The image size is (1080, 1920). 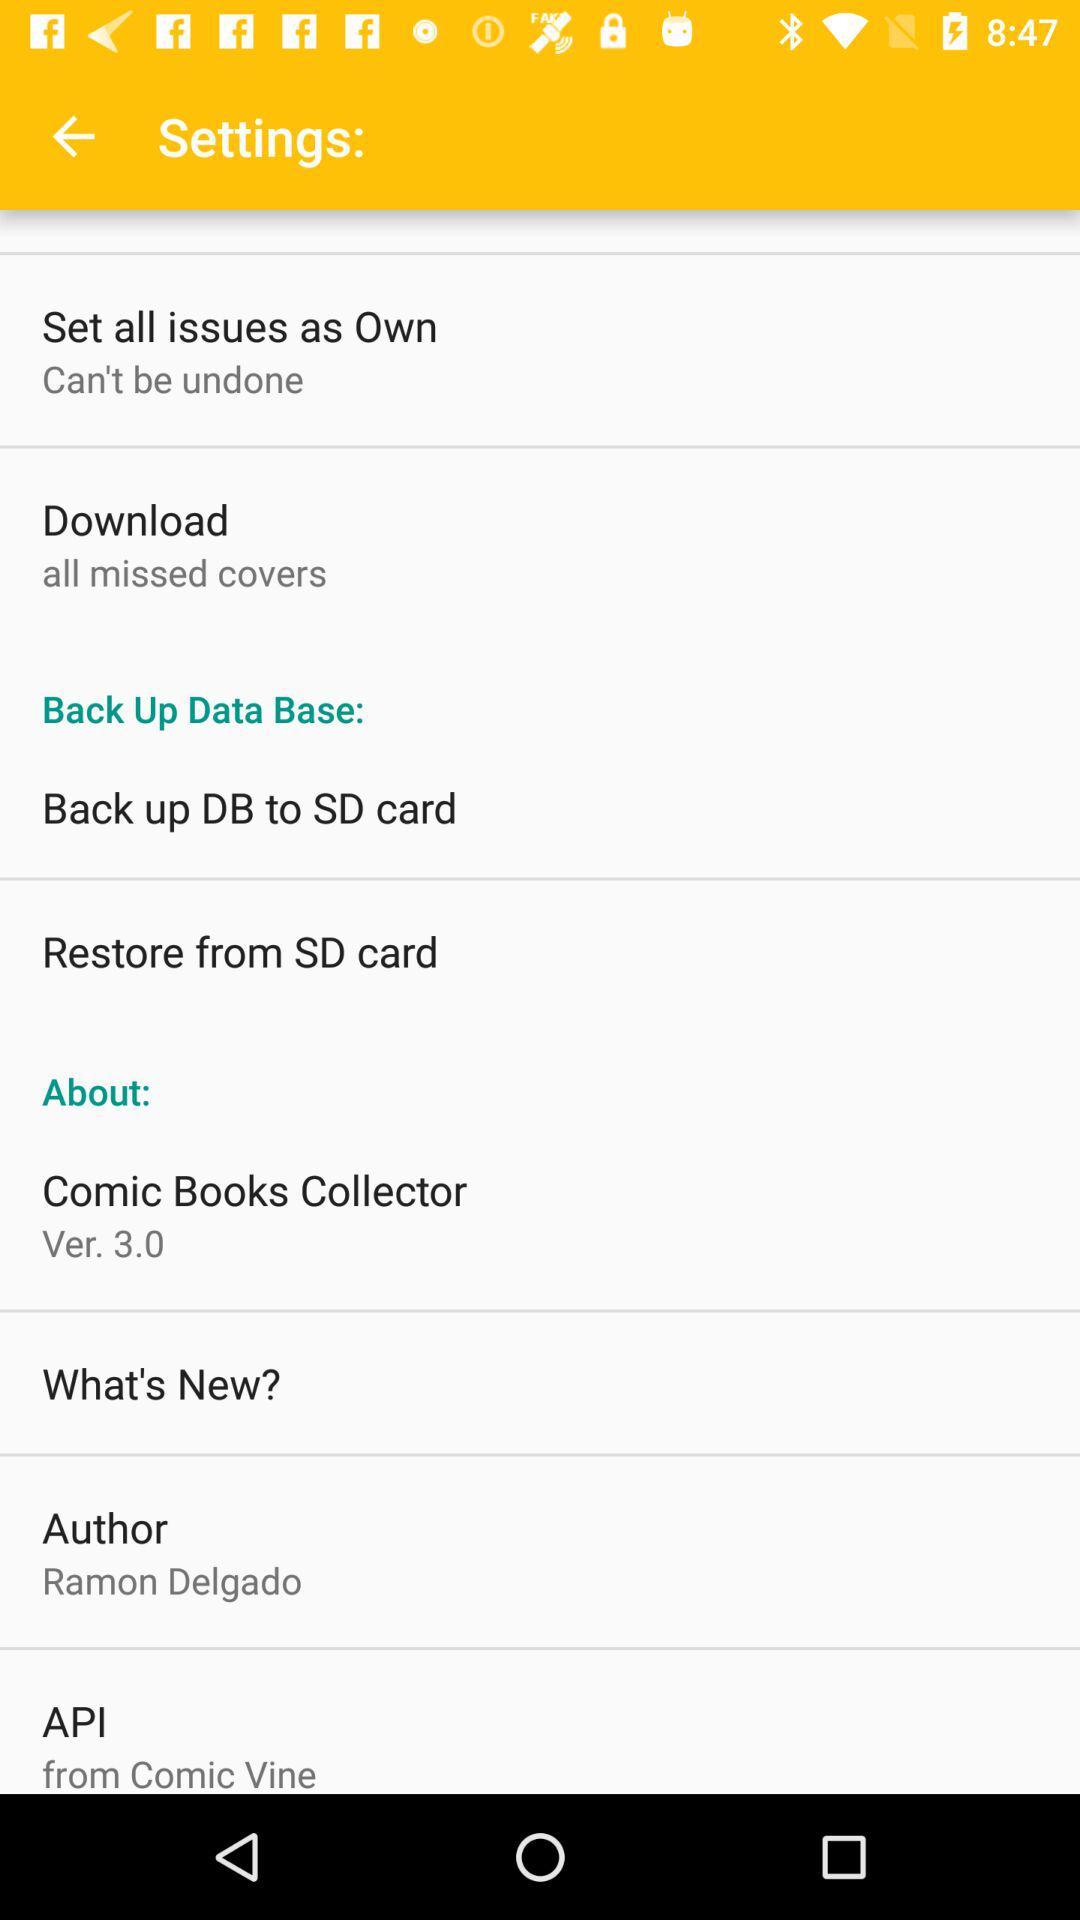 What do you see at coordinates (72, 135) in the screenshot?
I see `the app next to the settings: icon` at bounding box center [72, 135].